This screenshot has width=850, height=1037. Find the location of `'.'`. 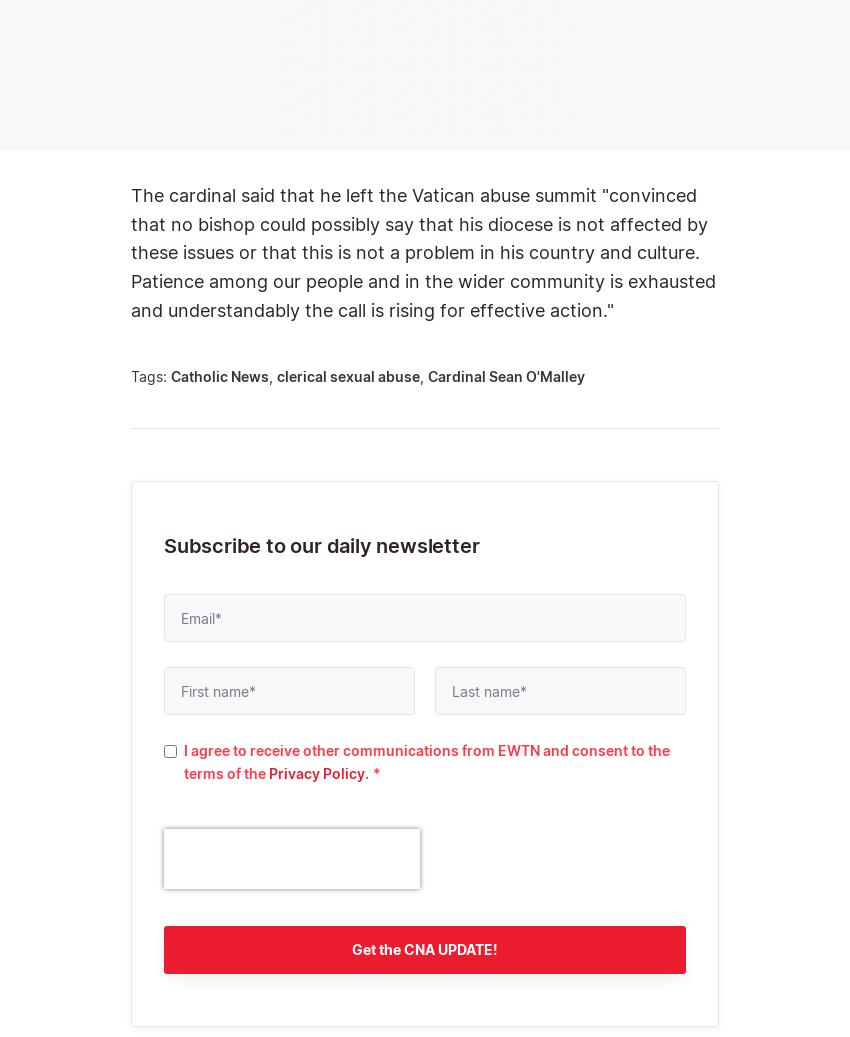

'.' is located at coordinates (363, 772).